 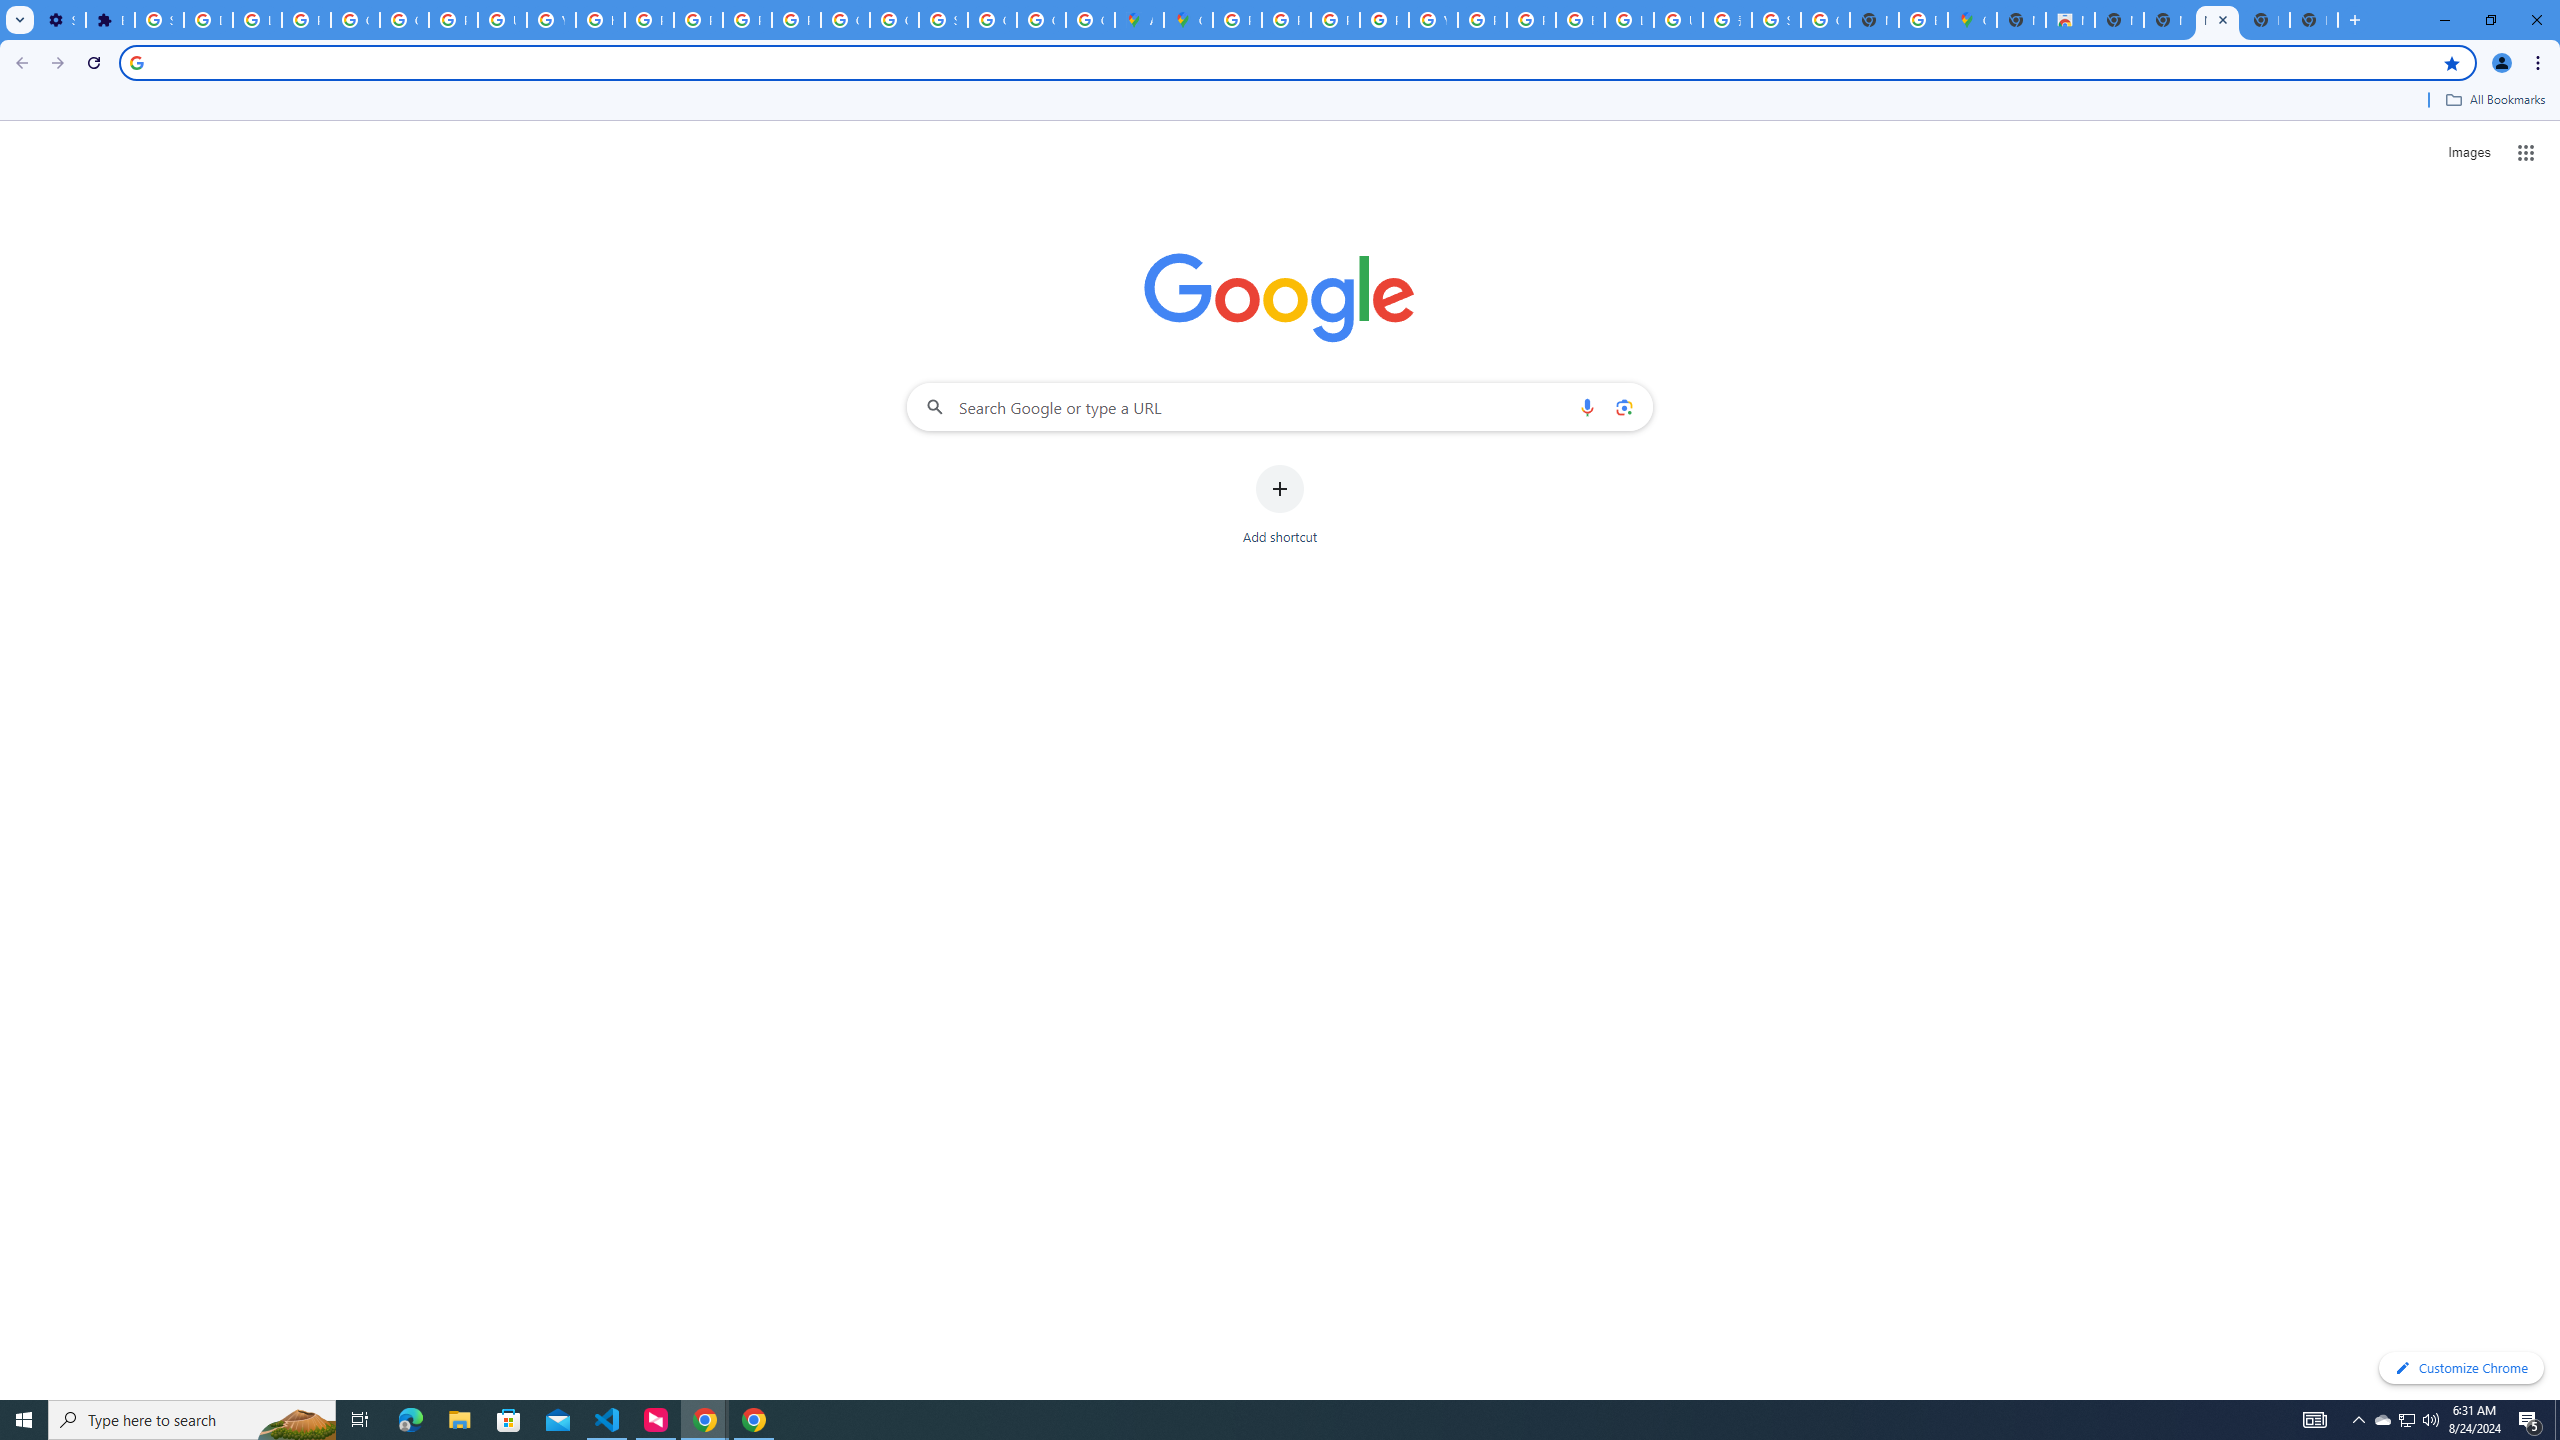 I want to click on 'Explore new street-level details - Google Maps Help', so click(x=1921, y=19).